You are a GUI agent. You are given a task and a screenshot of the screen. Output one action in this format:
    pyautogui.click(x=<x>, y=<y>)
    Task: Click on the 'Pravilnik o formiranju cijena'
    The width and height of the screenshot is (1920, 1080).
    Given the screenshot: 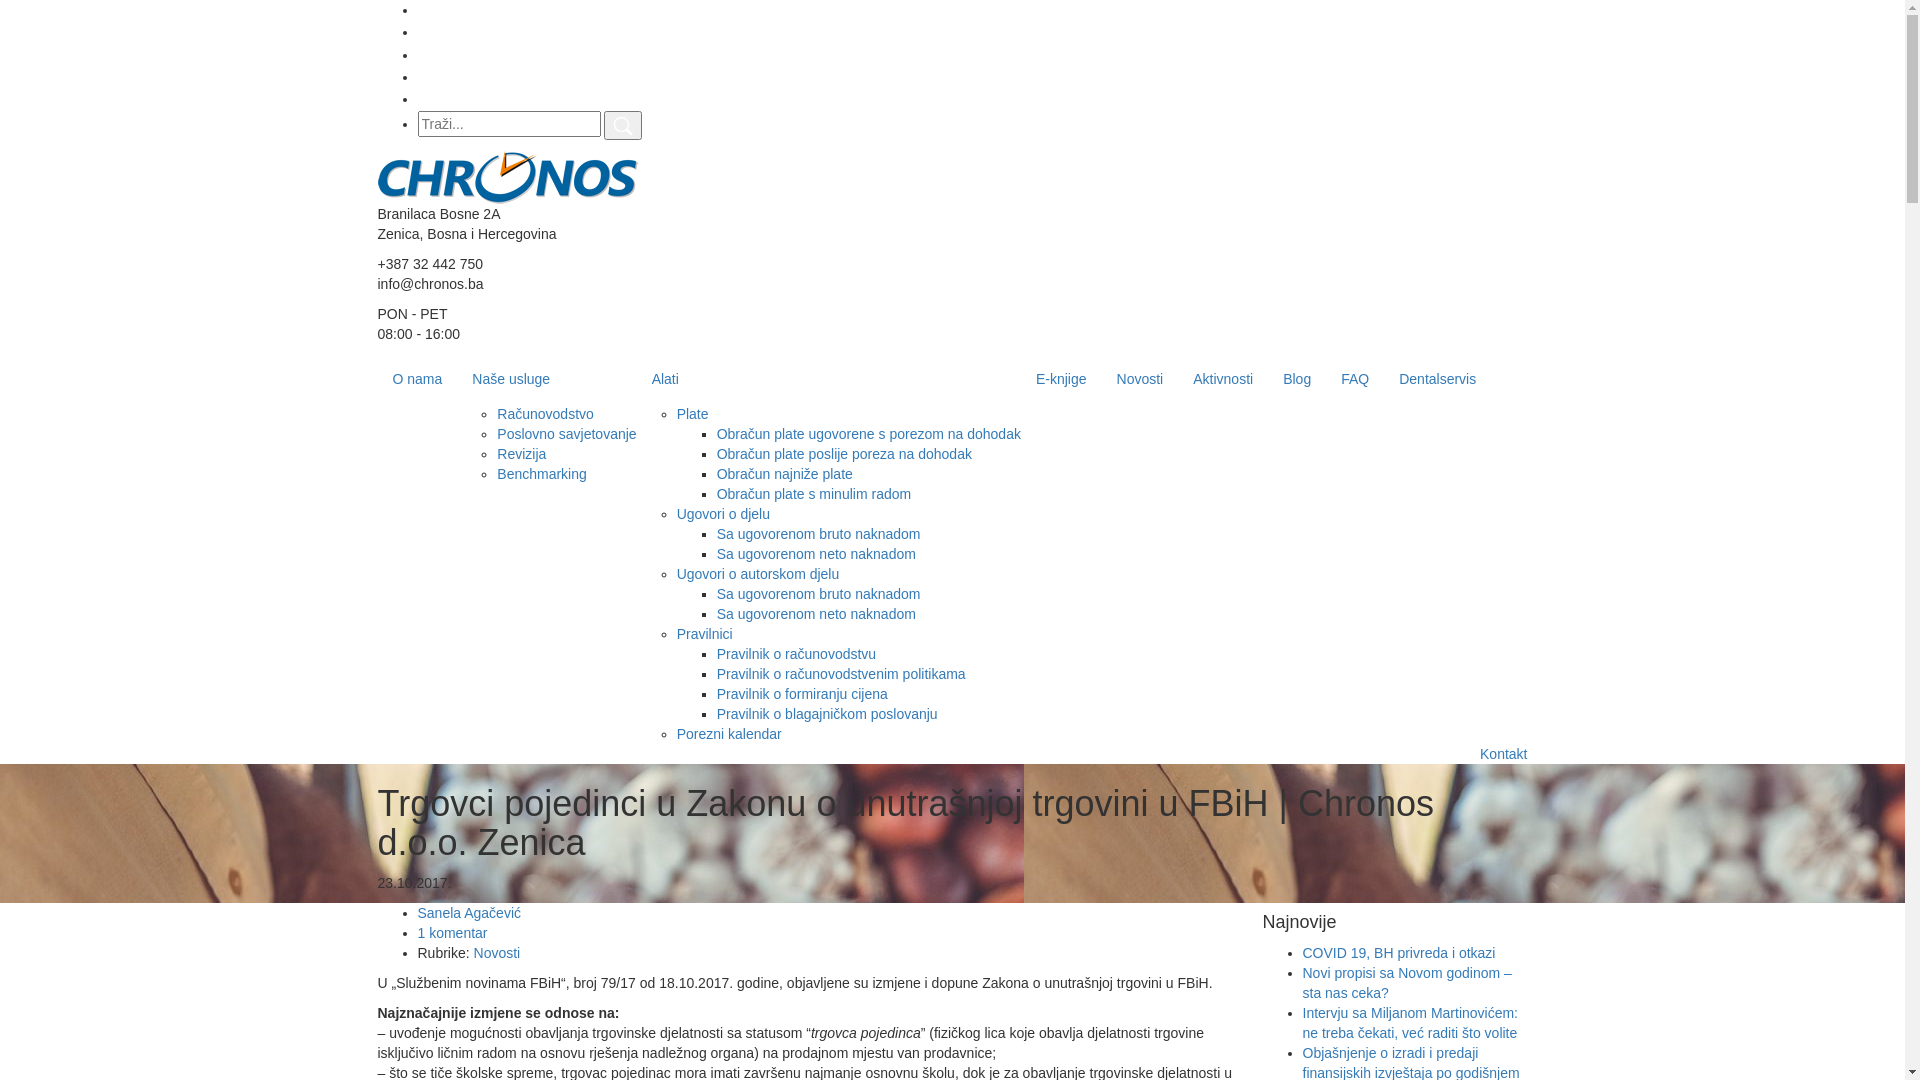 What is the action you would take?
    pyautogui.click(x=802, y=693)
    